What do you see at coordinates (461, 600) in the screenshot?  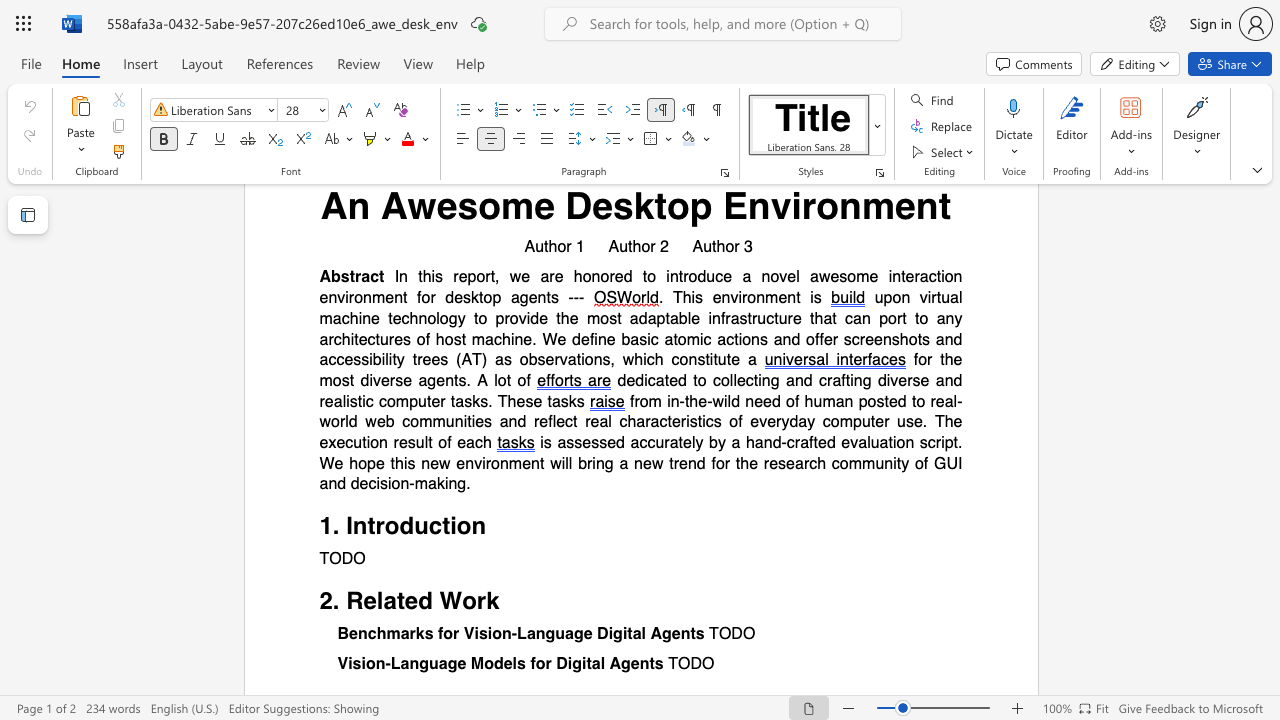 I see `the subset text "ork" within the text "2. Related Work"` at bounding box center [461, 600].